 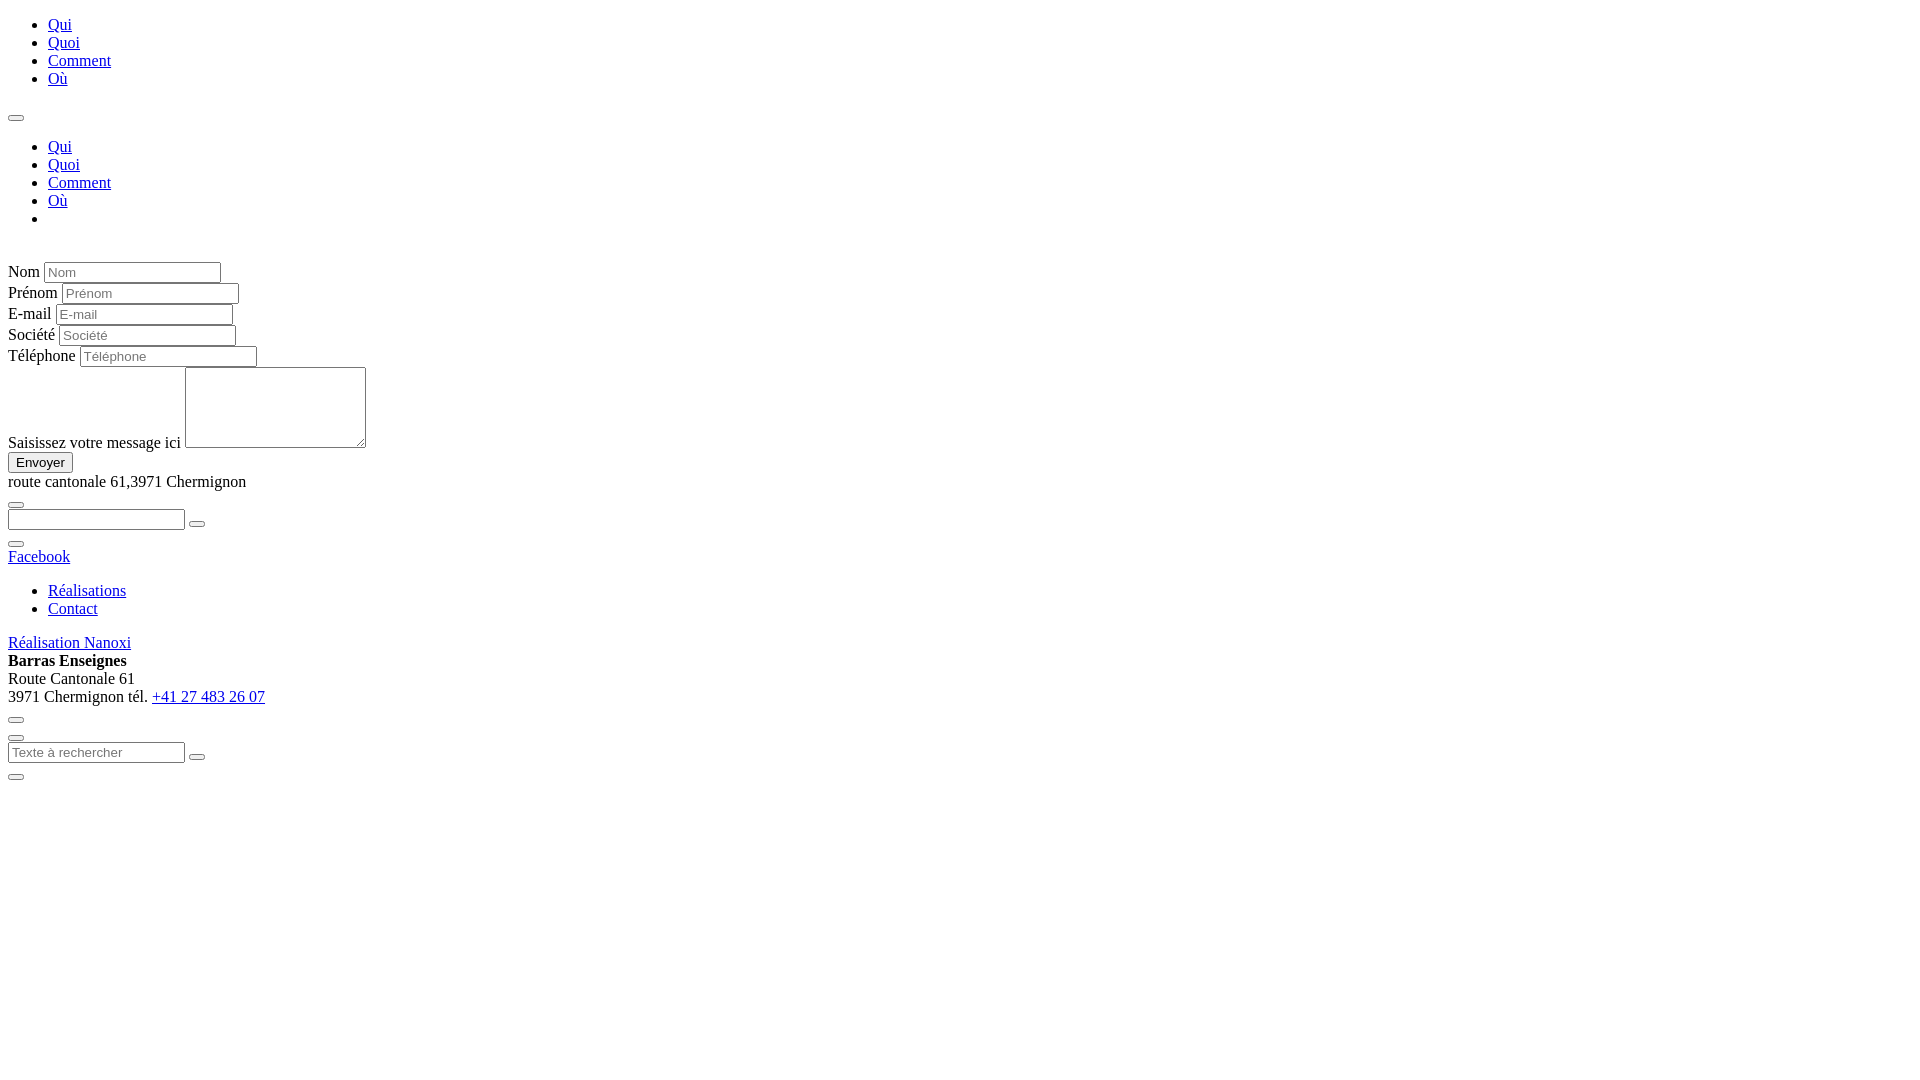 I want to click on '+41 27 483 26 07', so click(x=208, y=695).